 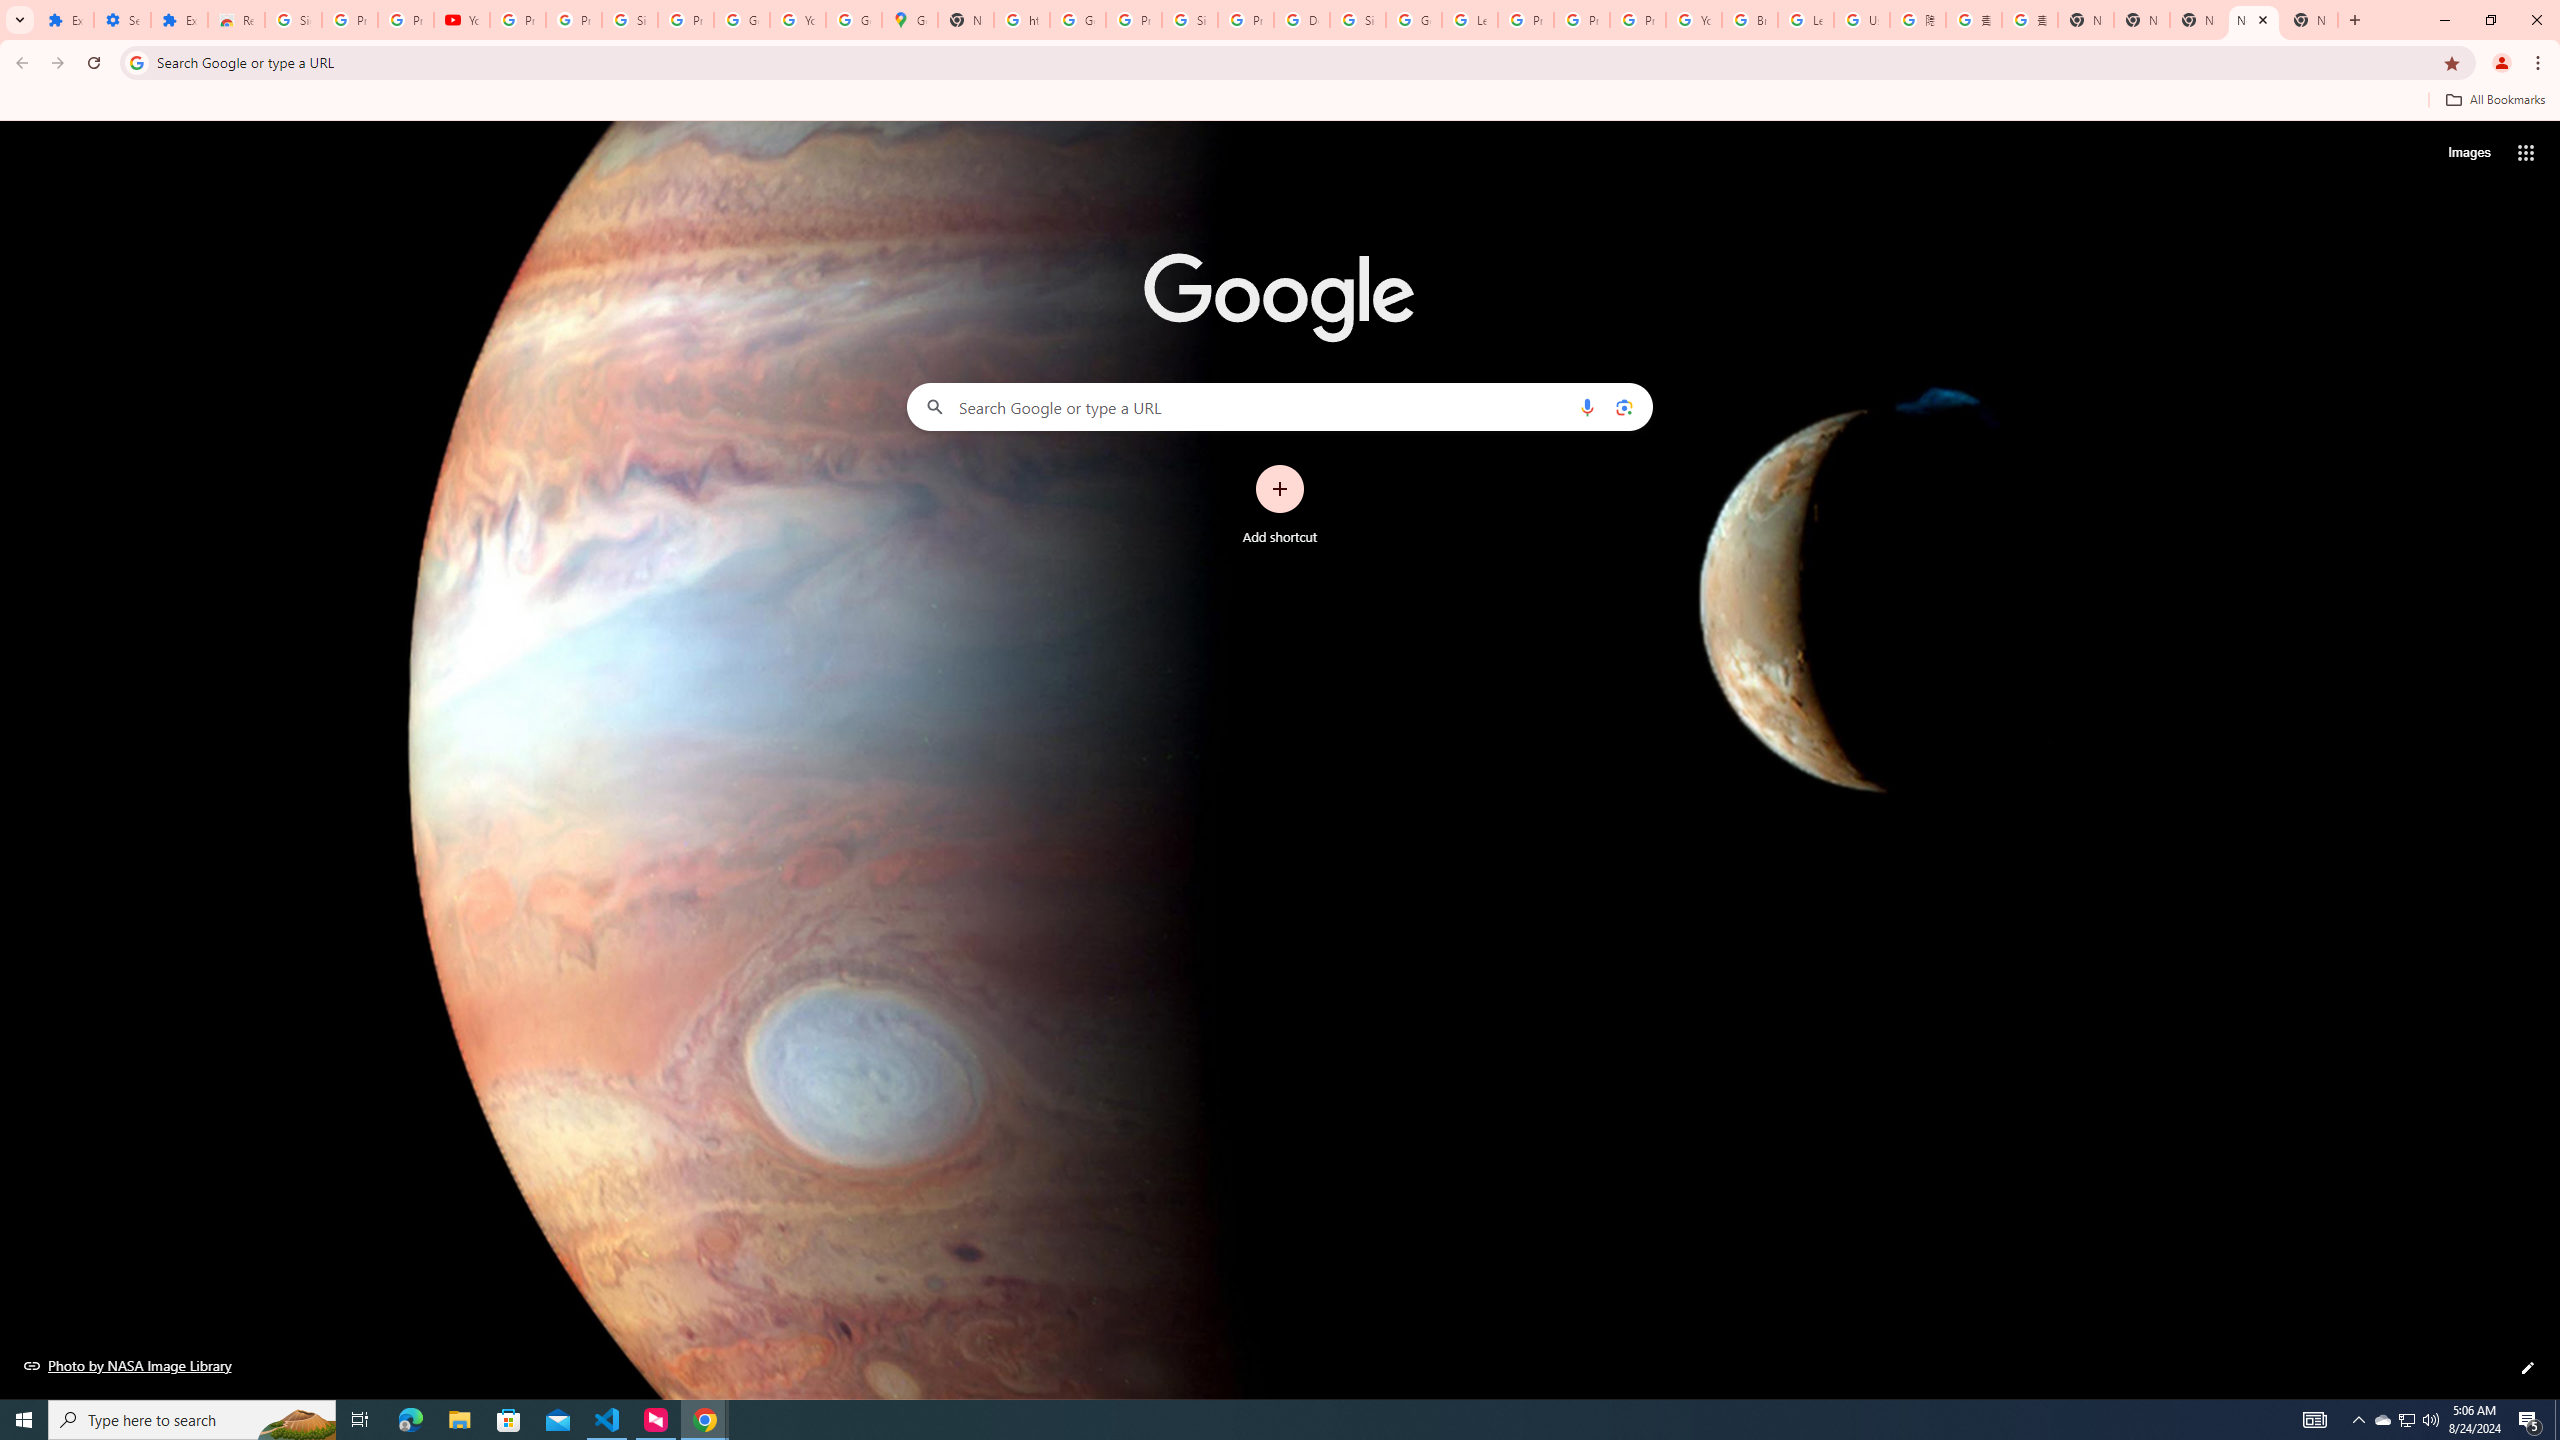 I want to click on 'Customize this page', so click(x=2527, y=1367).